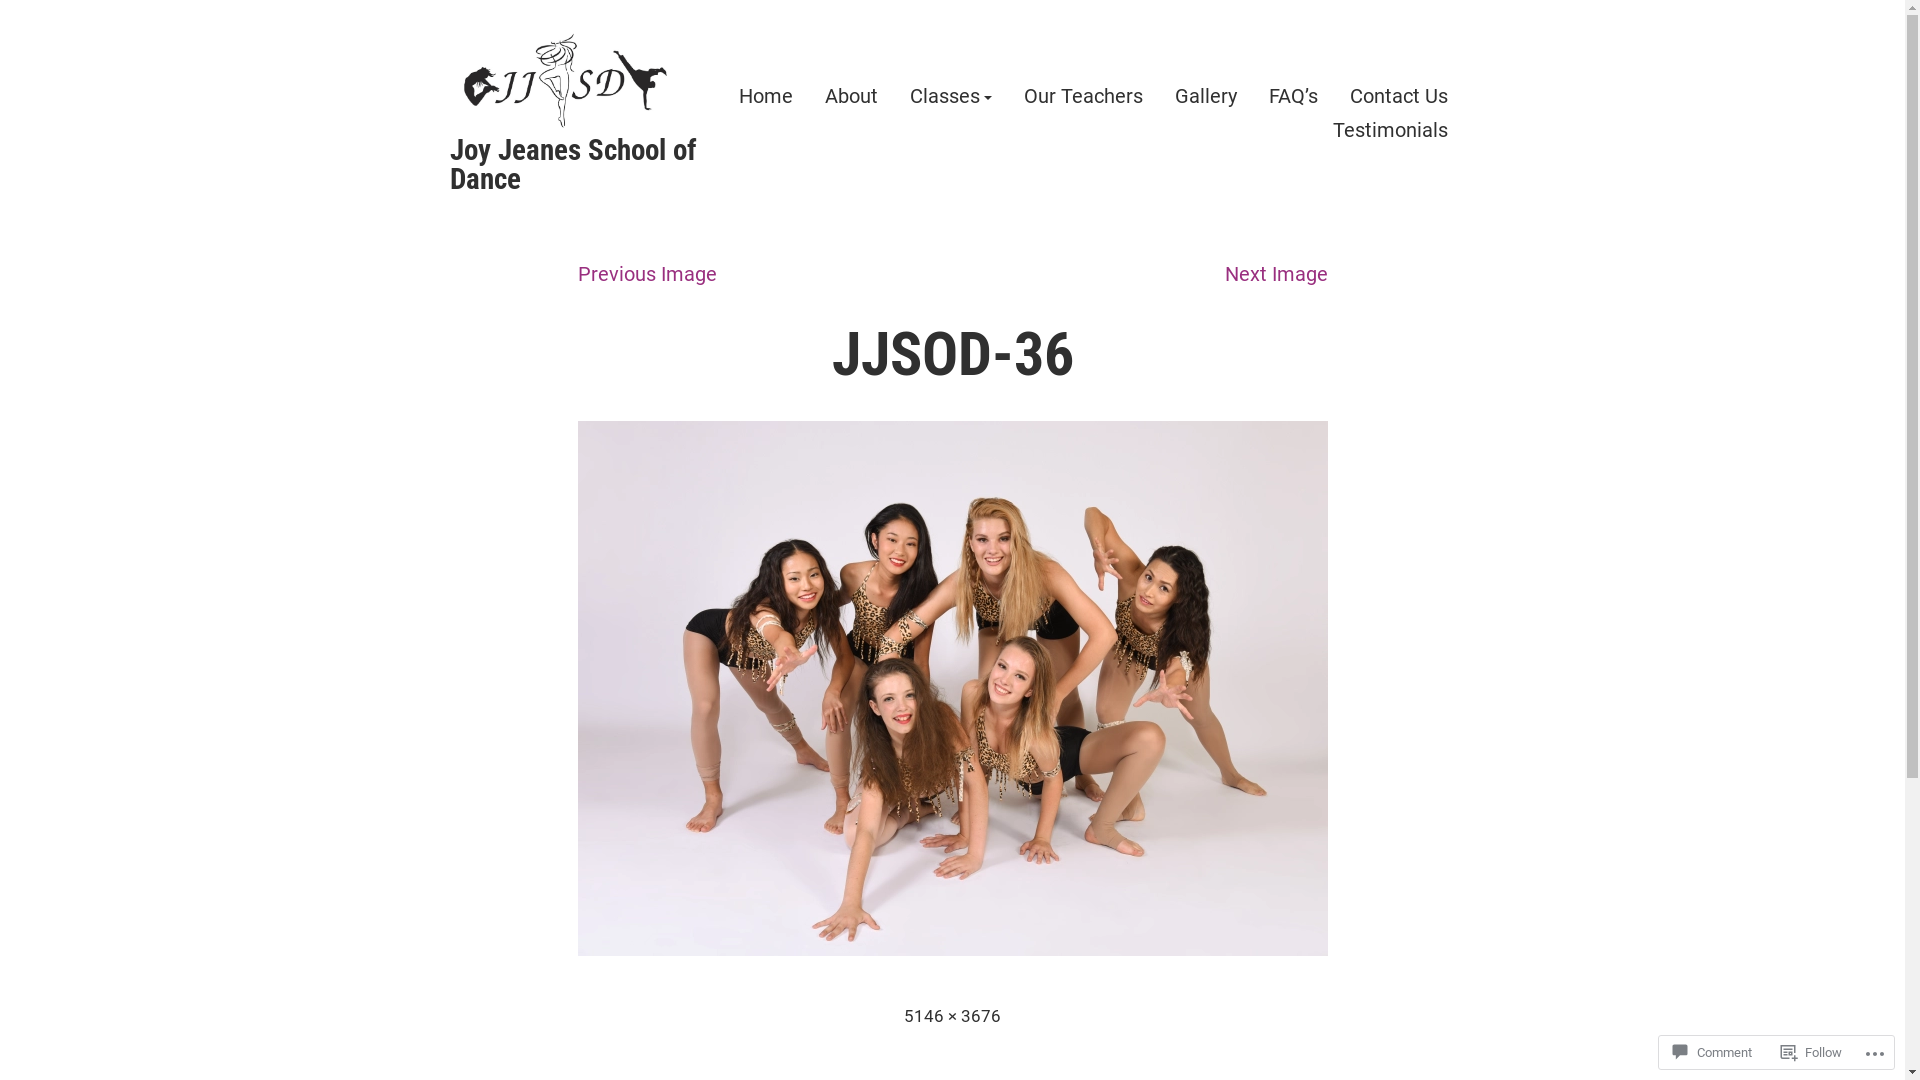  I want to click on 'Previous Image', so click(647, 273).